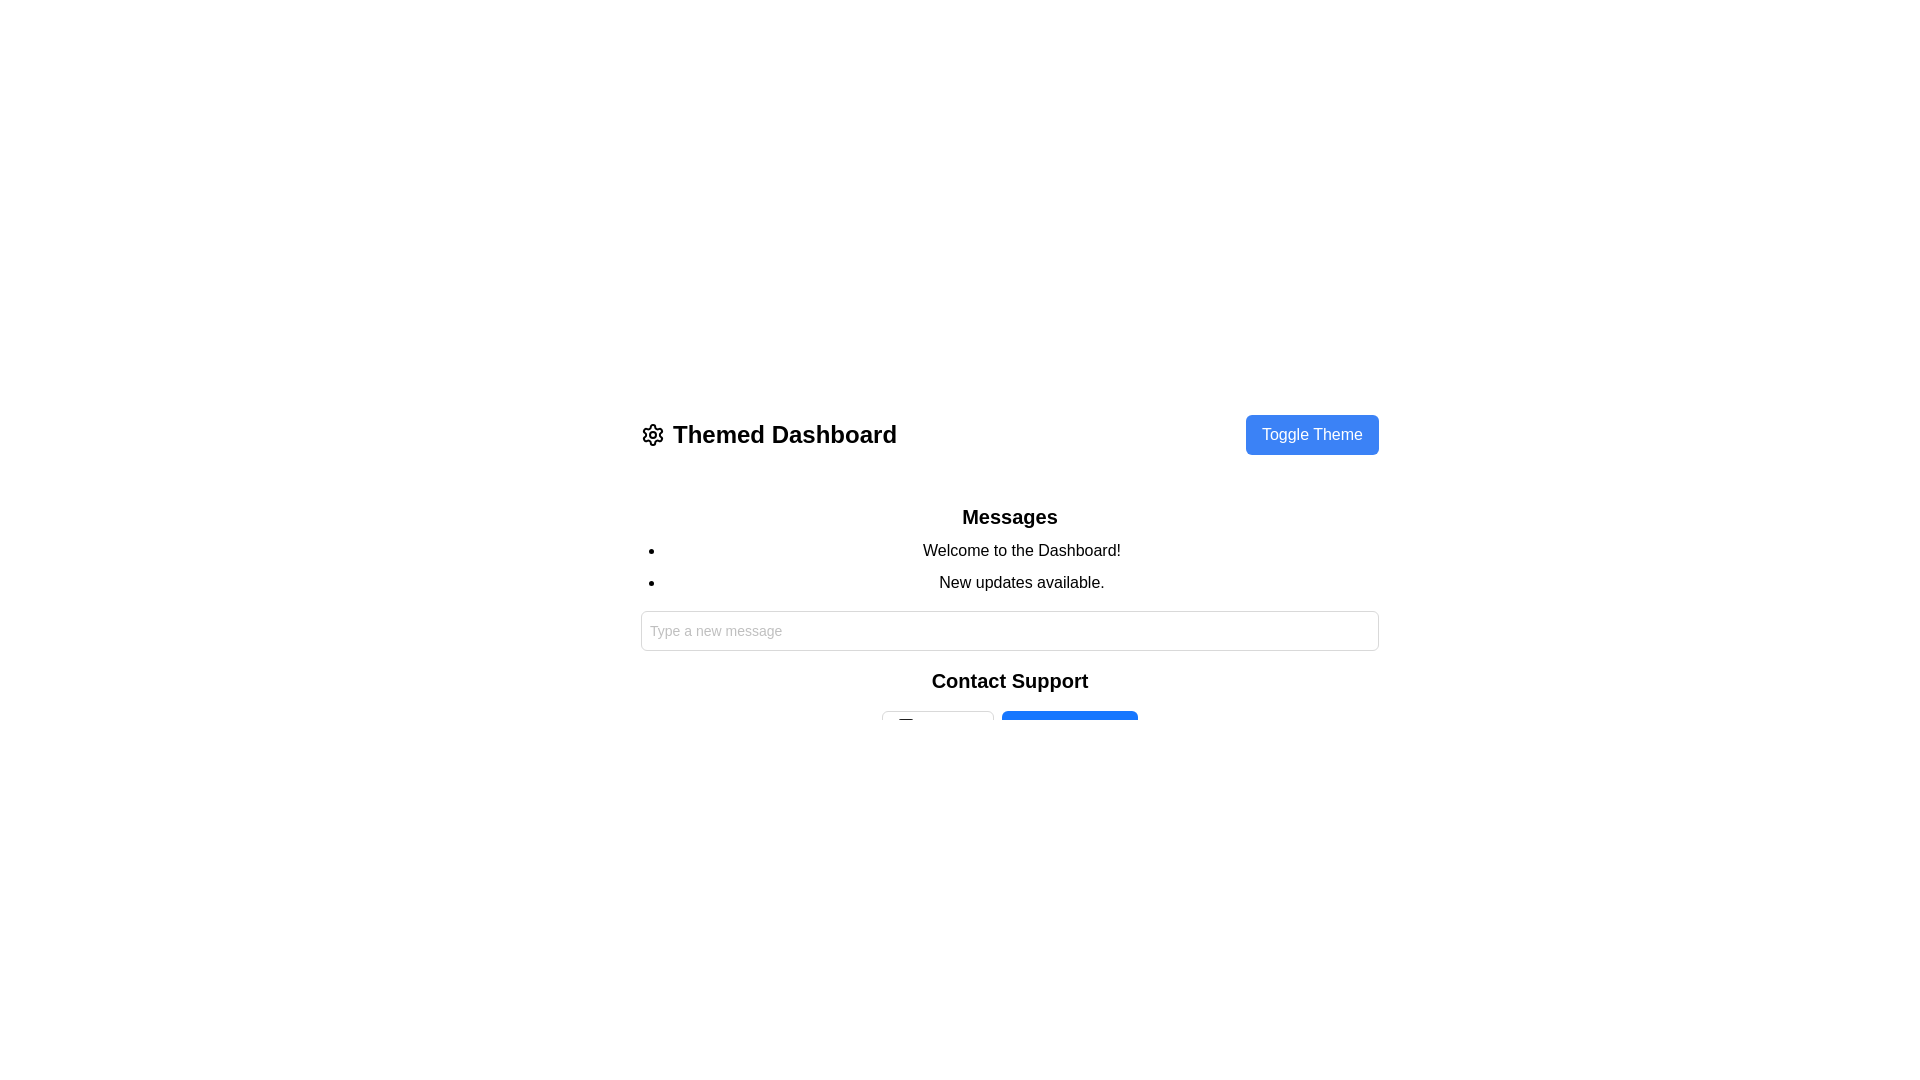 This screenshot has height=1080, width=1920. I want to click on welcome message text label located near the center of the page, positioned within a bullet-pointed list under the heading 'Messages', above the text 'New updates available', so click(1022, 551).